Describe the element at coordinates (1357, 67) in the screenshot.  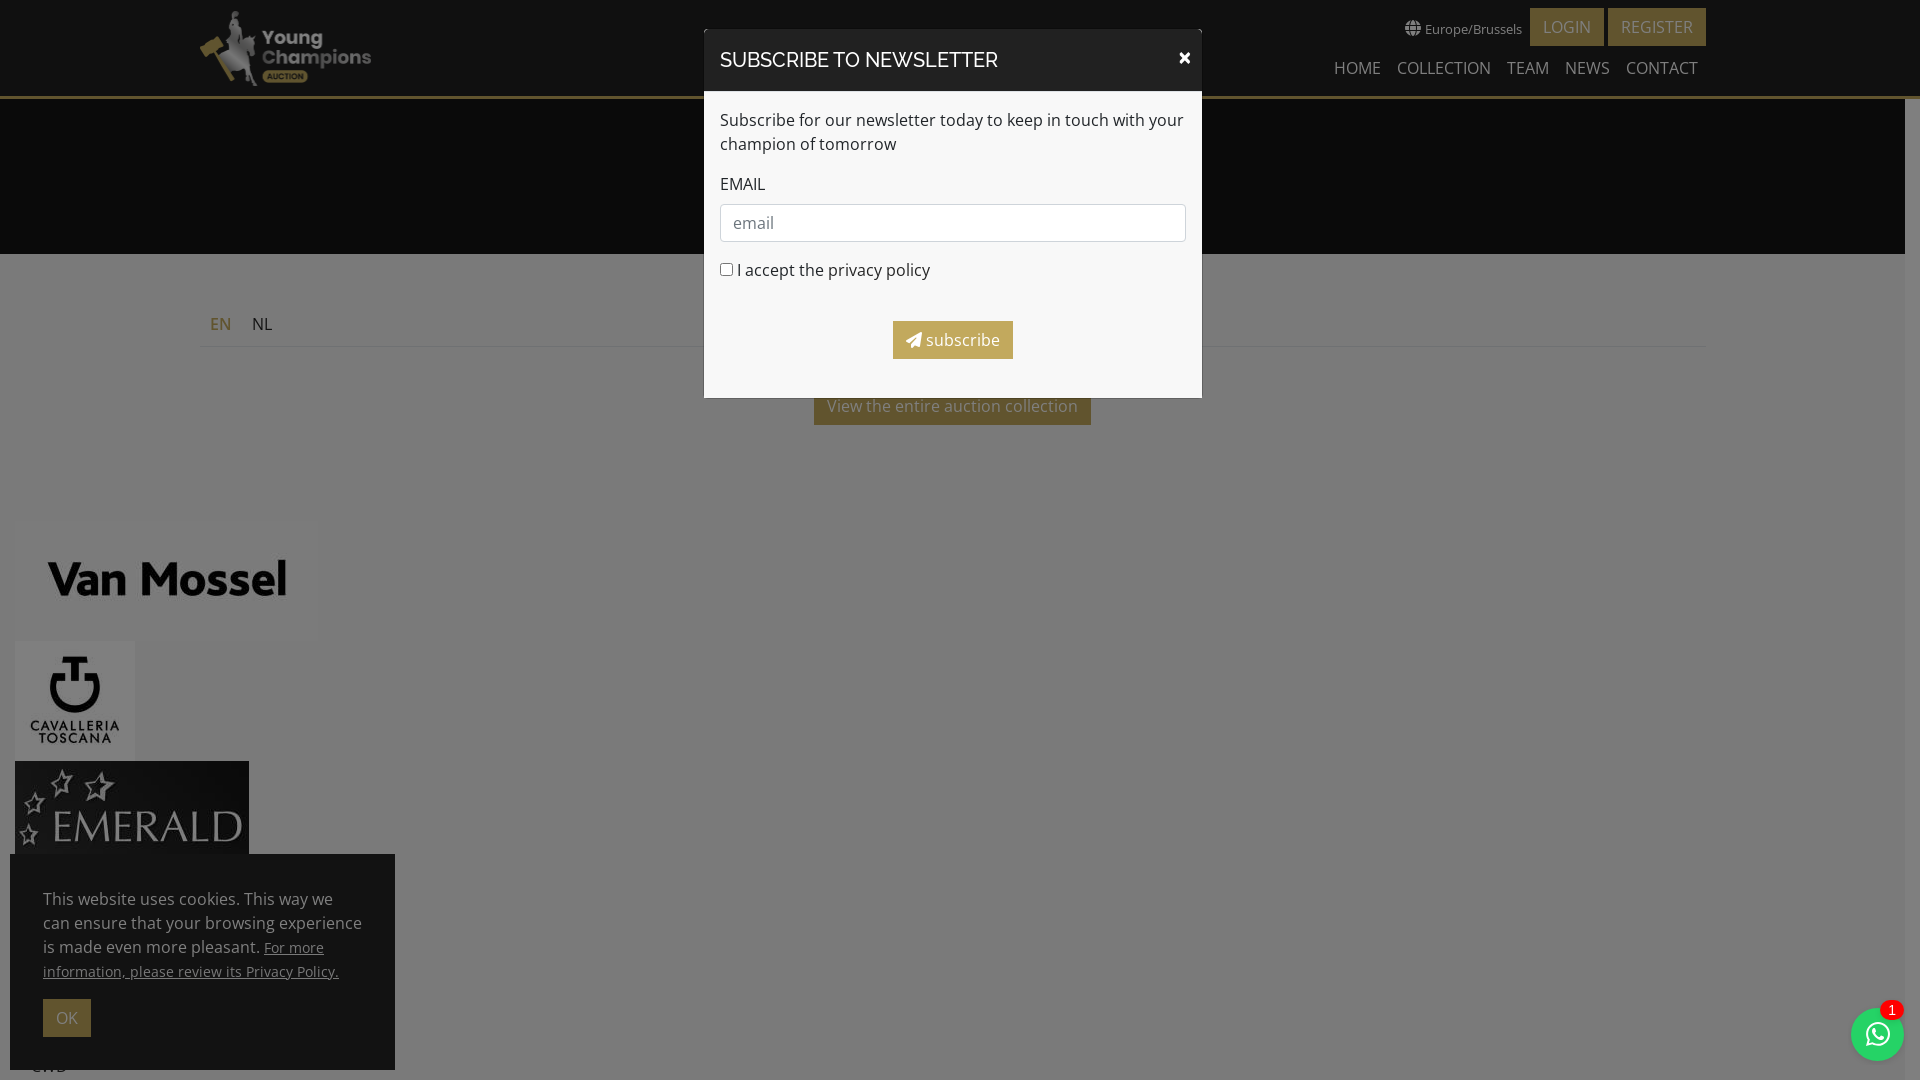
I see `'HOME'` at that location.